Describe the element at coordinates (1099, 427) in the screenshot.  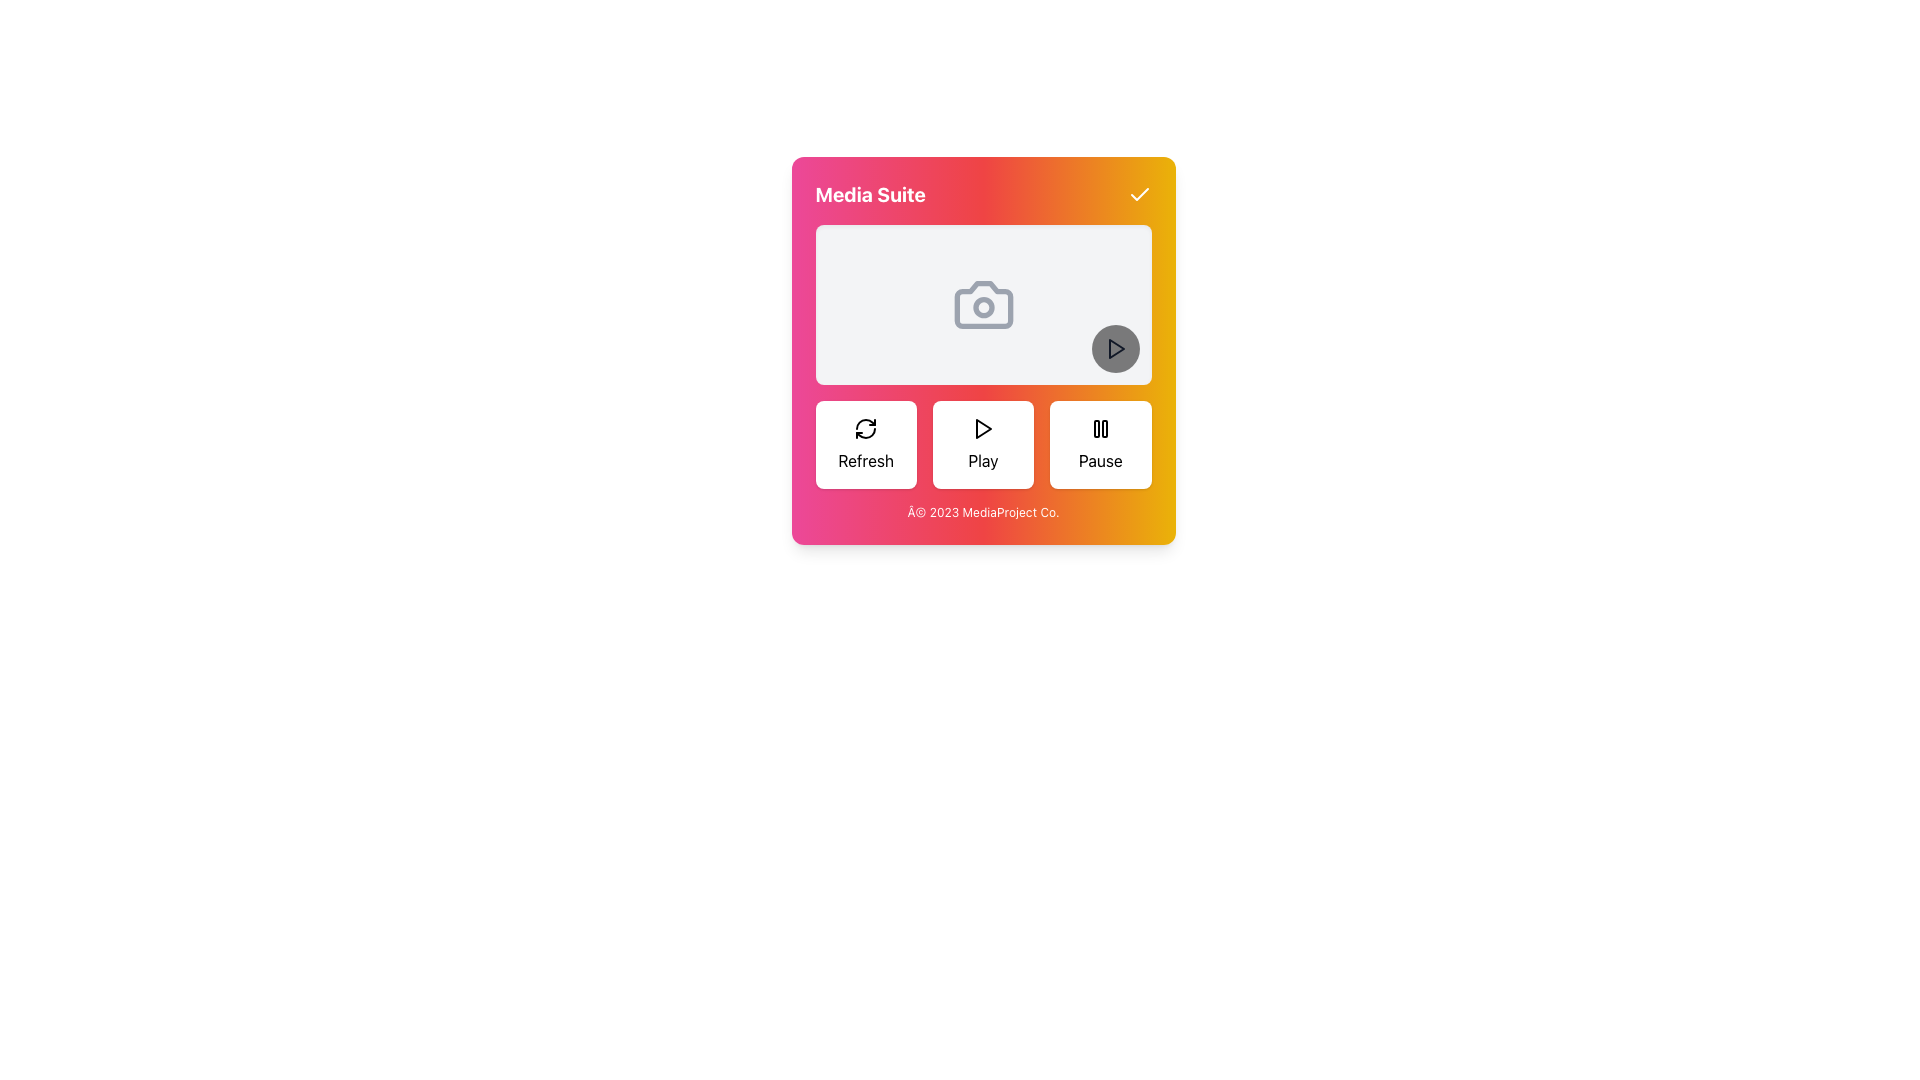
I see `the pause button icon located in the bottom right quadrant of the 'Media Suite' card` at that location.